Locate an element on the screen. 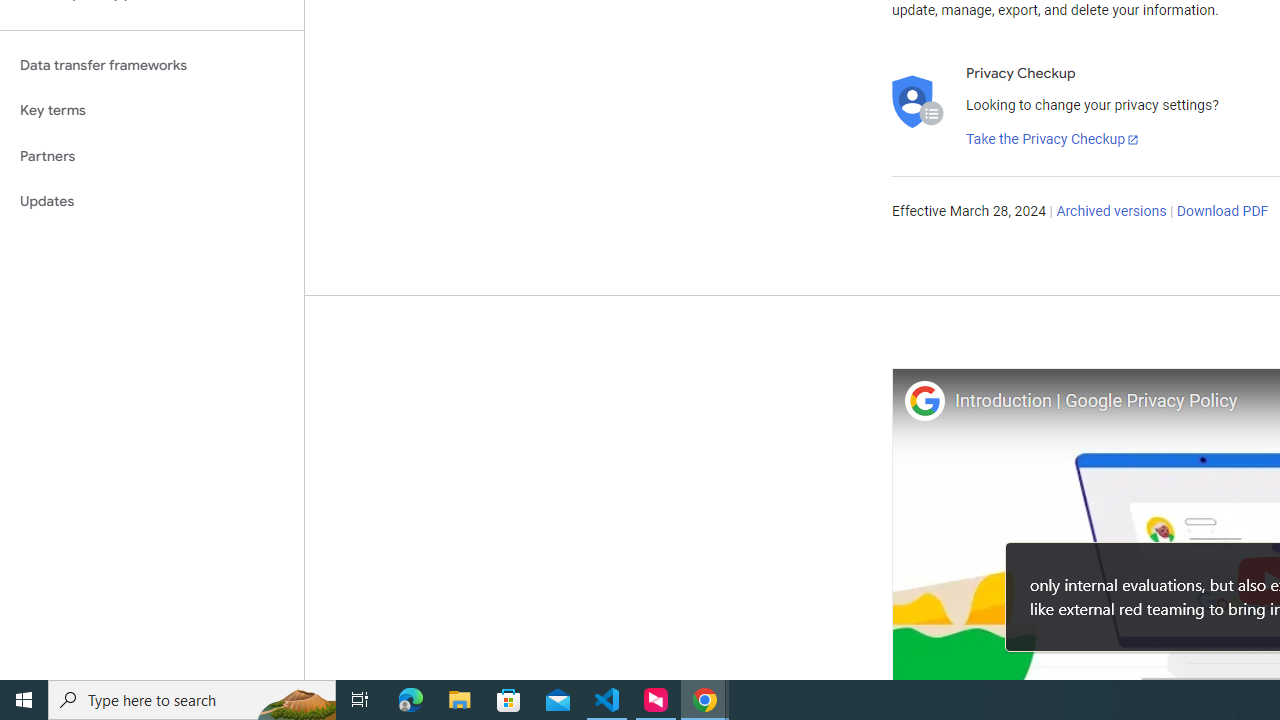 This screenshot has height=720, width=1280. 'Take the Privacy Checkup' is located at coordinates (1052, 139).